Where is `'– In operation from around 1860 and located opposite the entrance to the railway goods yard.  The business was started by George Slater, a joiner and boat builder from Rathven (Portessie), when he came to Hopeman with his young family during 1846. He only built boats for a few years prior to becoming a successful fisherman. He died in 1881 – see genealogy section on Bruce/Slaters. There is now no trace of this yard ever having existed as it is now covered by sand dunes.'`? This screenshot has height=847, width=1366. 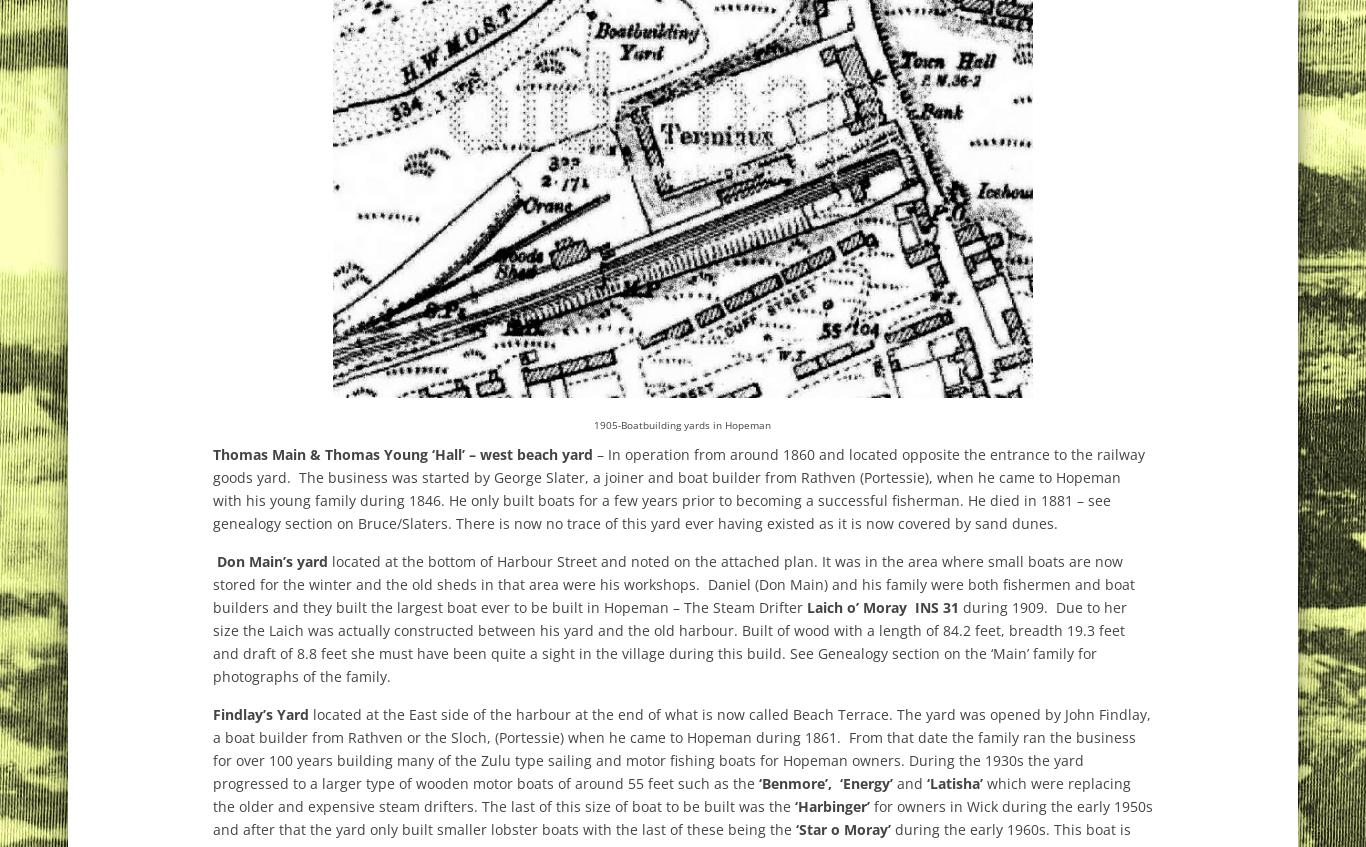
'– In operation from around 1860 and located opposite the entrance to the railway goods yard.  The business was started by George Slater, a joiner and boat builder from Rathven (Portessie), when he came to Hopeman with his young family during 1846. He only built boats for a few years prior to becoming a successful fisherman. He died in 1881 – see genealogy section on Bruce/Slaters. There is now no trace of this yard ever having existed as it is now covered by sand dunes.' is located at coordinates (676, 487).